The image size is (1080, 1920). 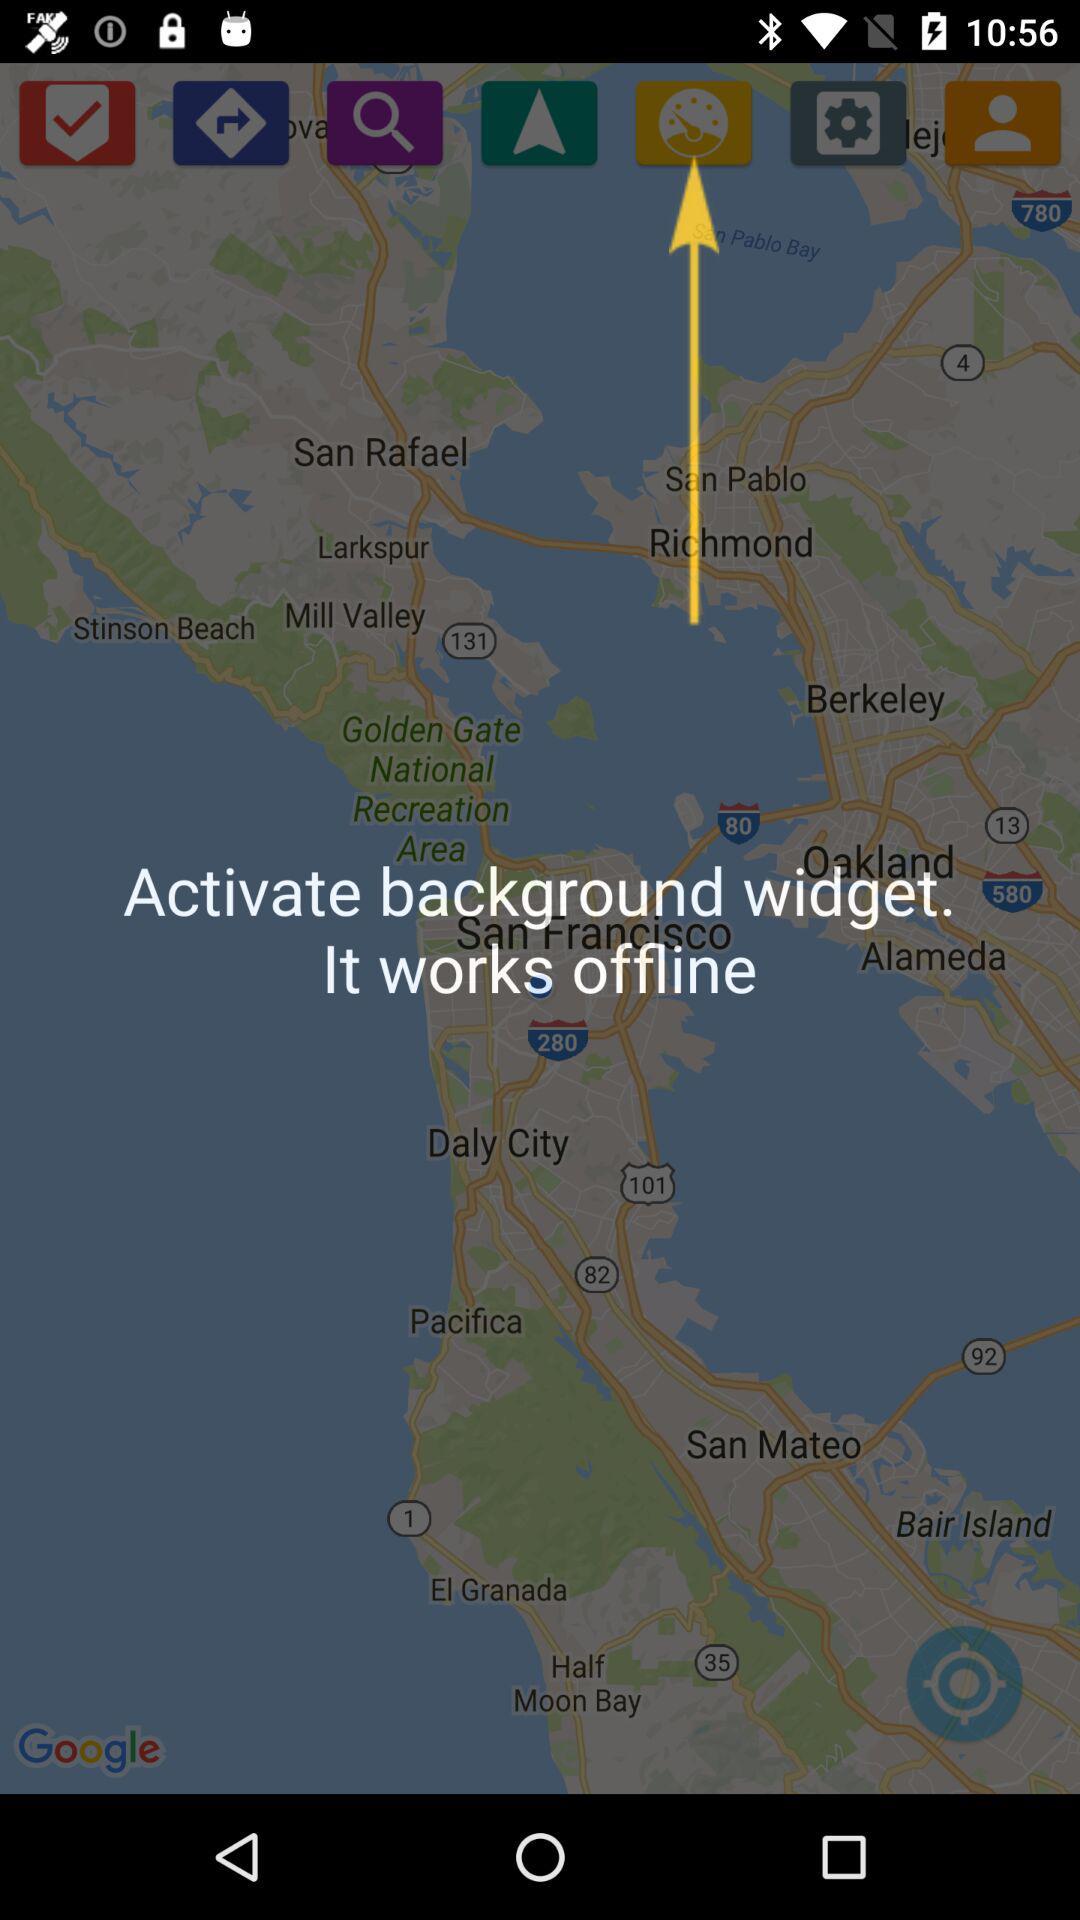 What do you see at coordinates (692, 121) in the screenshot?
I see `activate offline background widget` at bounding box center [692, 121].